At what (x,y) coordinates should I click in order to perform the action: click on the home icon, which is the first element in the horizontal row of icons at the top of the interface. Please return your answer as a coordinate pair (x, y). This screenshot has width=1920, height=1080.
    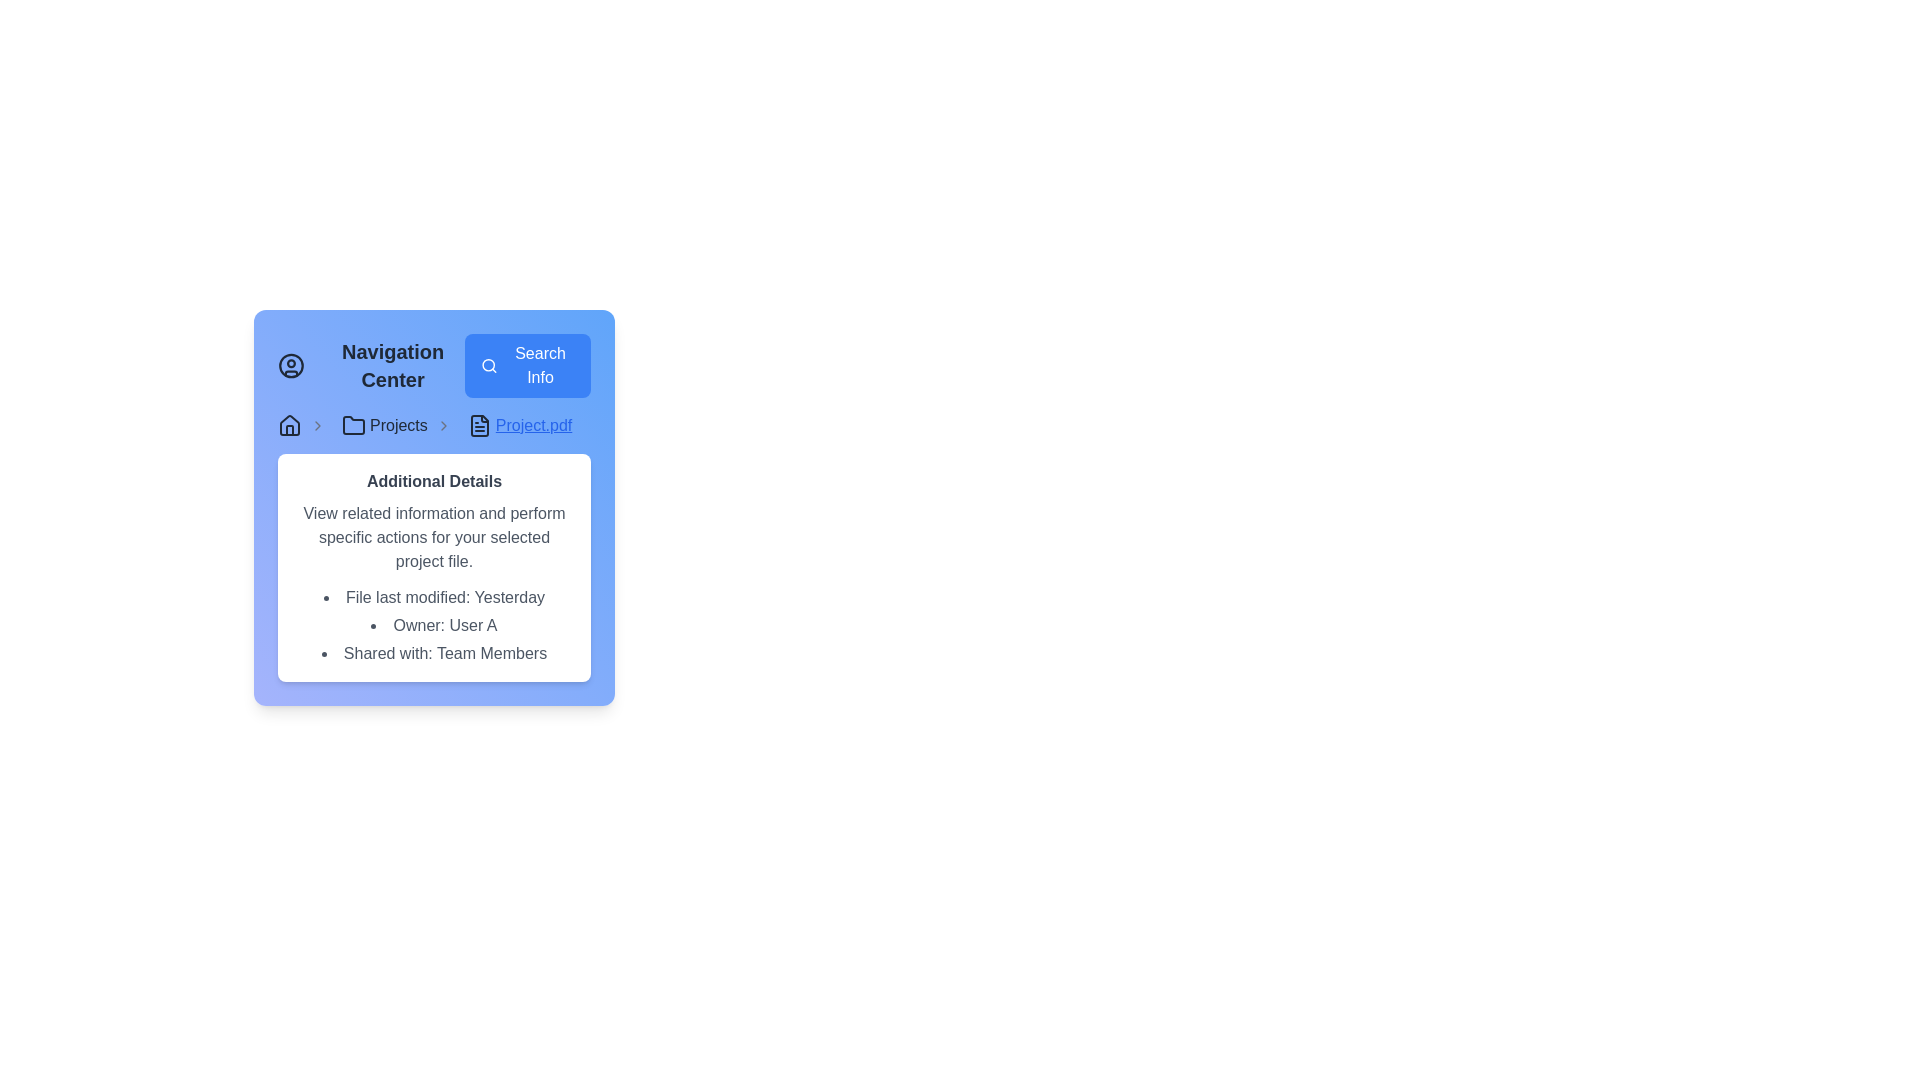
    Looking at the image, I should click on (288, 423).